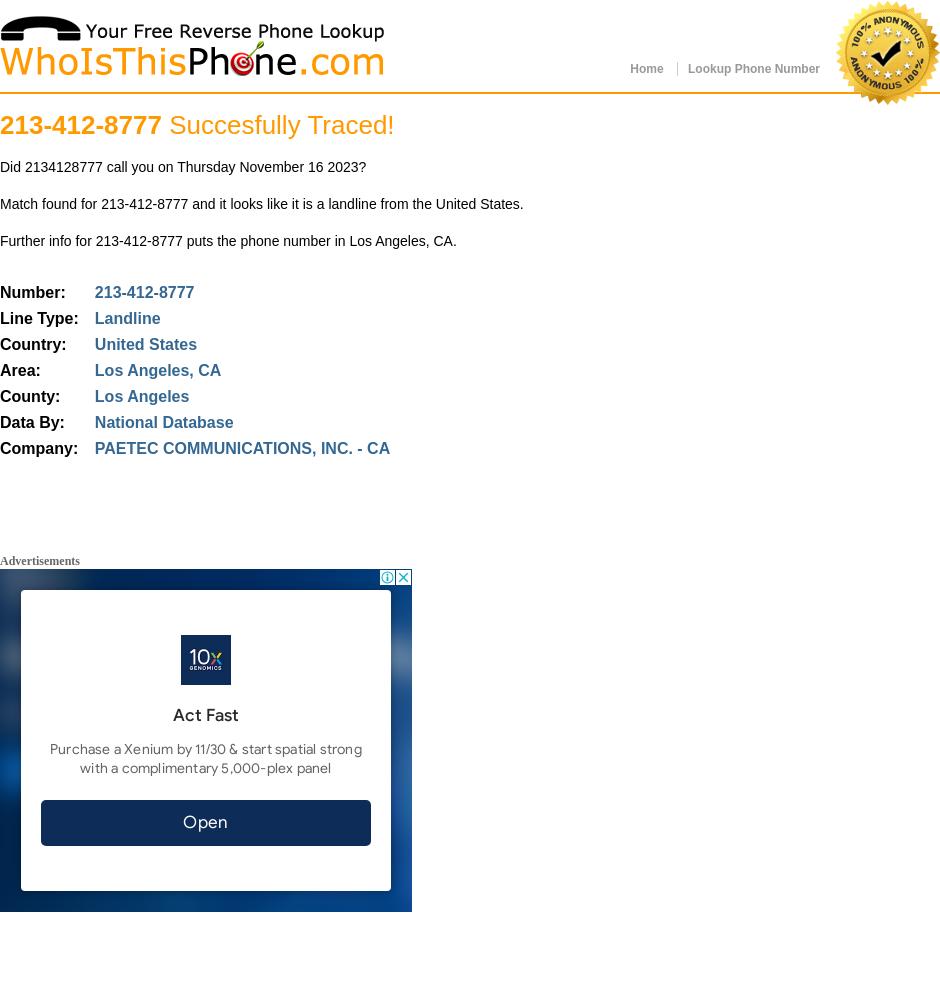  I want to click on 'National Database', so click(163, 422).